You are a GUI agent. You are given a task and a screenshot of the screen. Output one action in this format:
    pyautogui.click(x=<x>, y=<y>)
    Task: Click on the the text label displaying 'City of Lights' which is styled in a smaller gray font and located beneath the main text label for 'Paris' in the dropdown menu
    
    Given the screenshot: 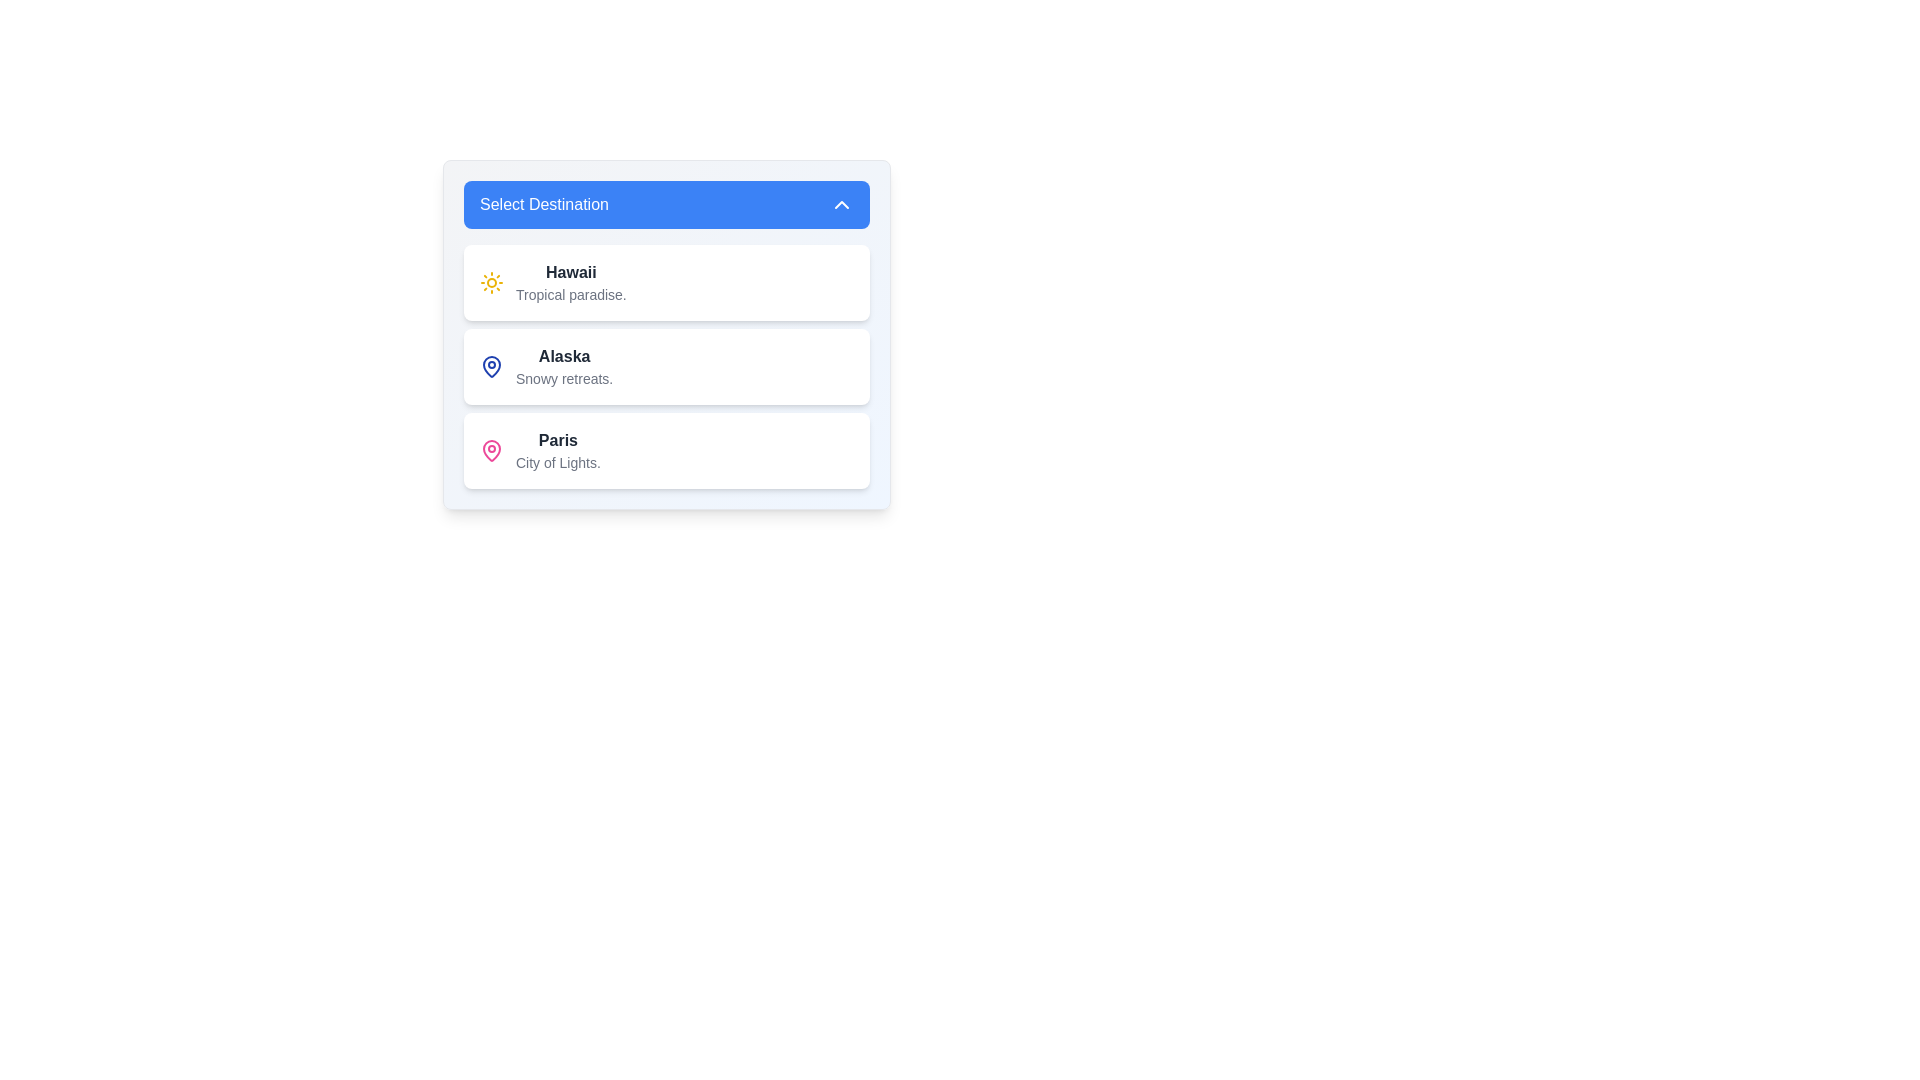 What is the action you would take?
    pyautogui.click(x=558, y=462)
    